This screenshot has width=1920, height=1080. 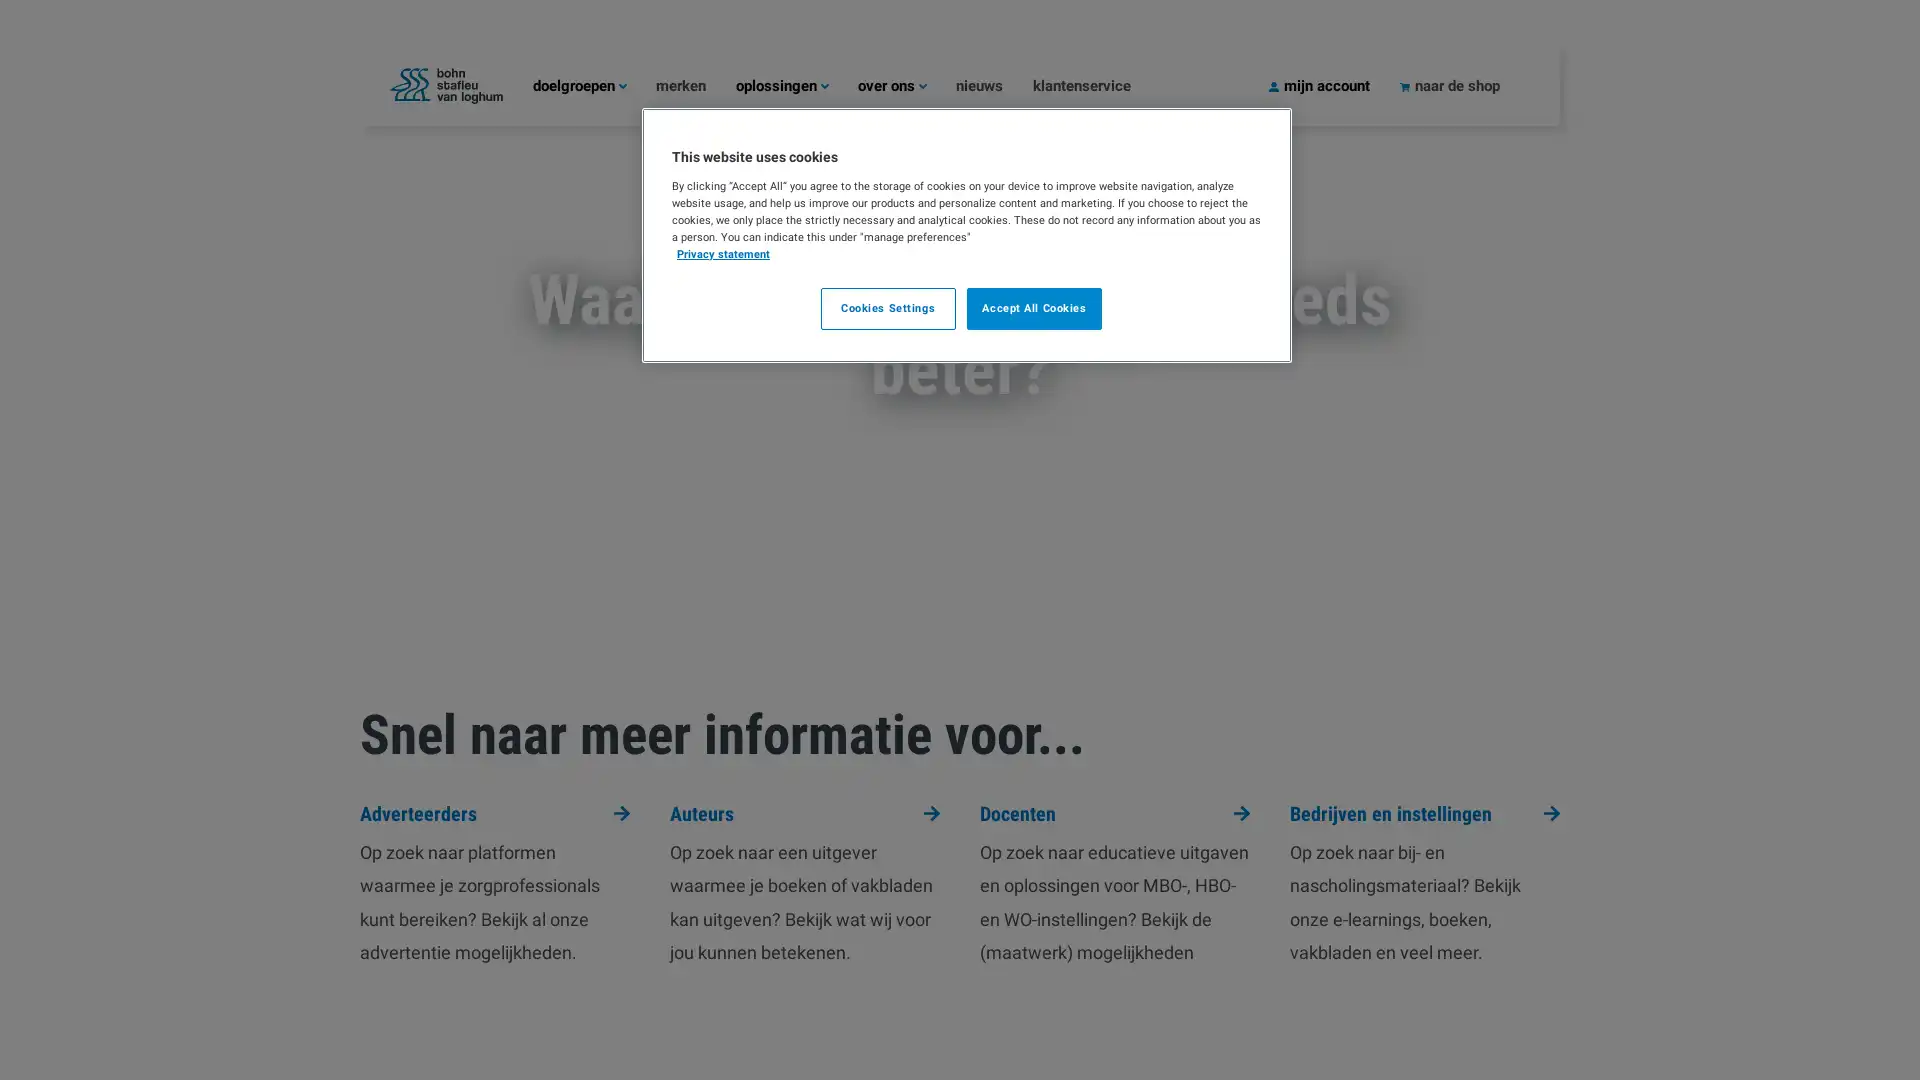 I want to click on Accept All Cookies, so click(x=1034, y=308).